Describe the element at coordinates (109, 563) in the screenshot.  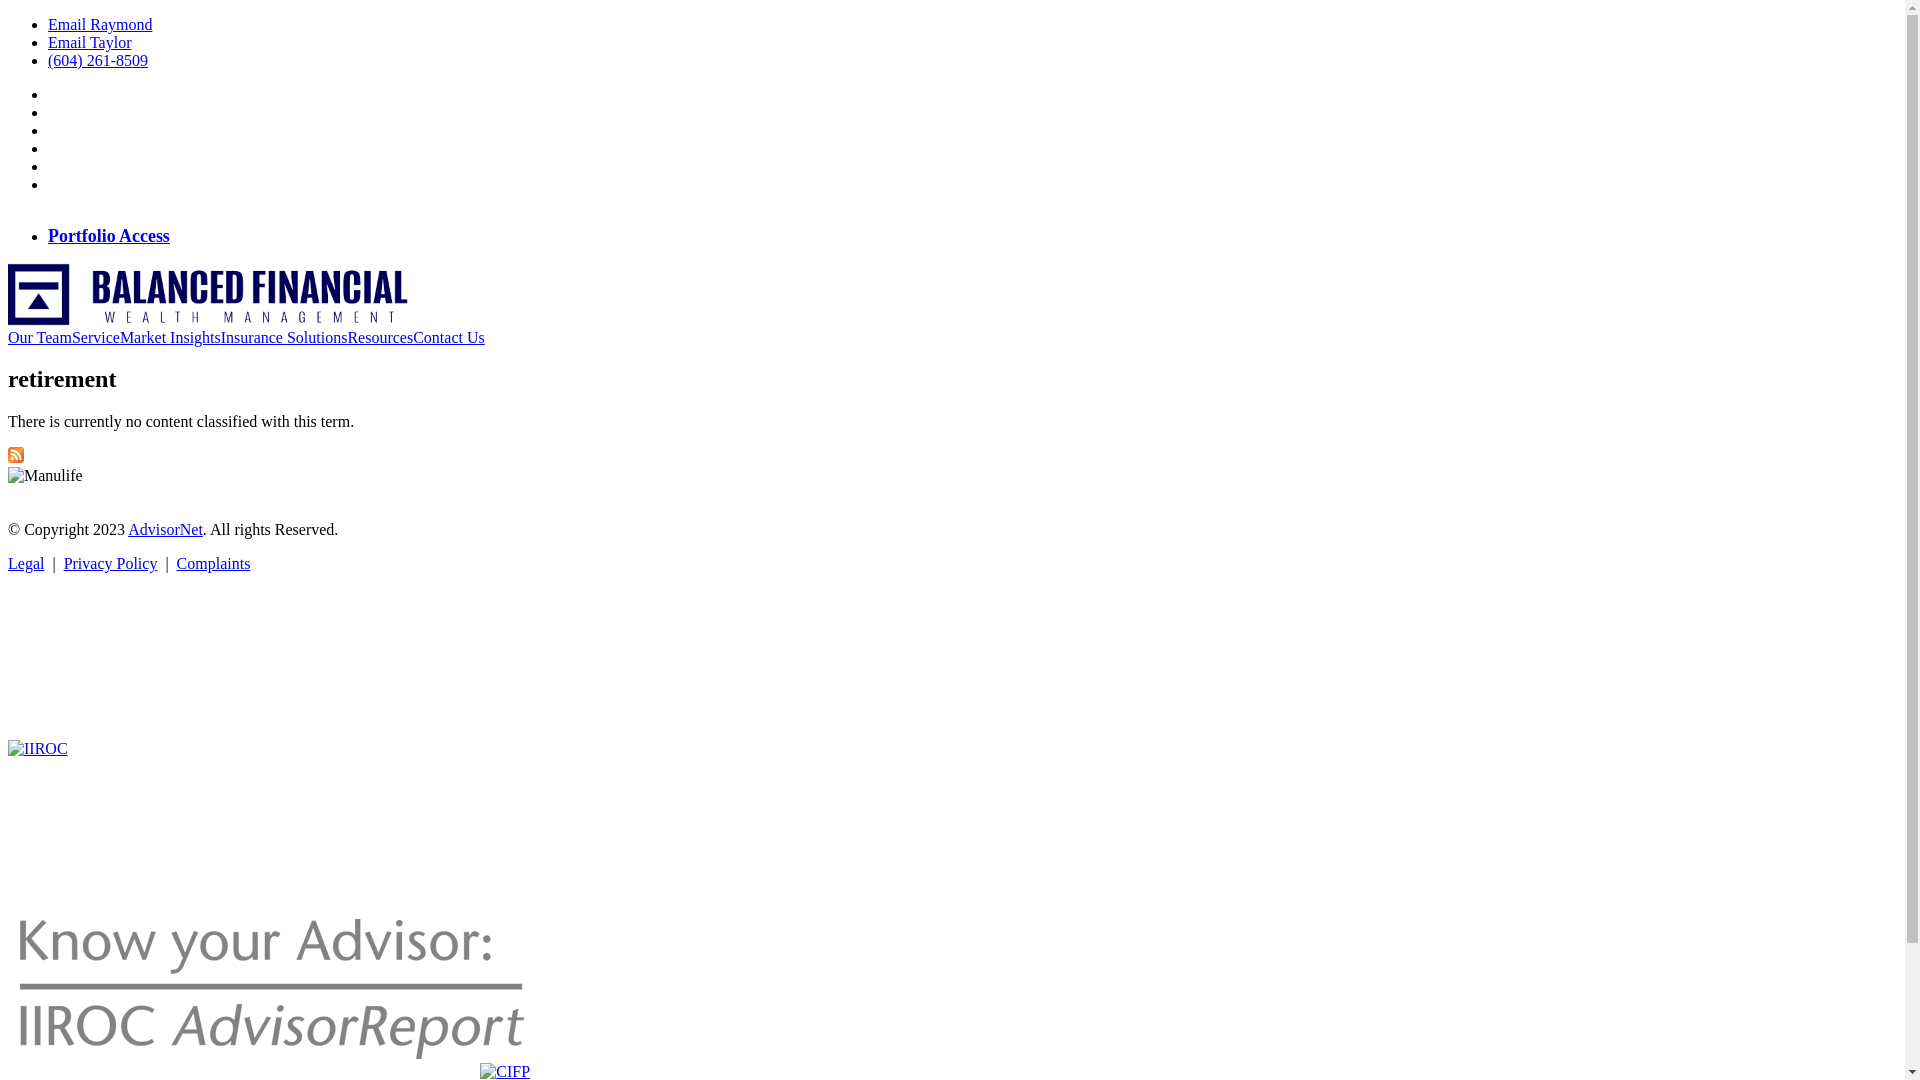
I see `'Privacy Policy'` at that location.